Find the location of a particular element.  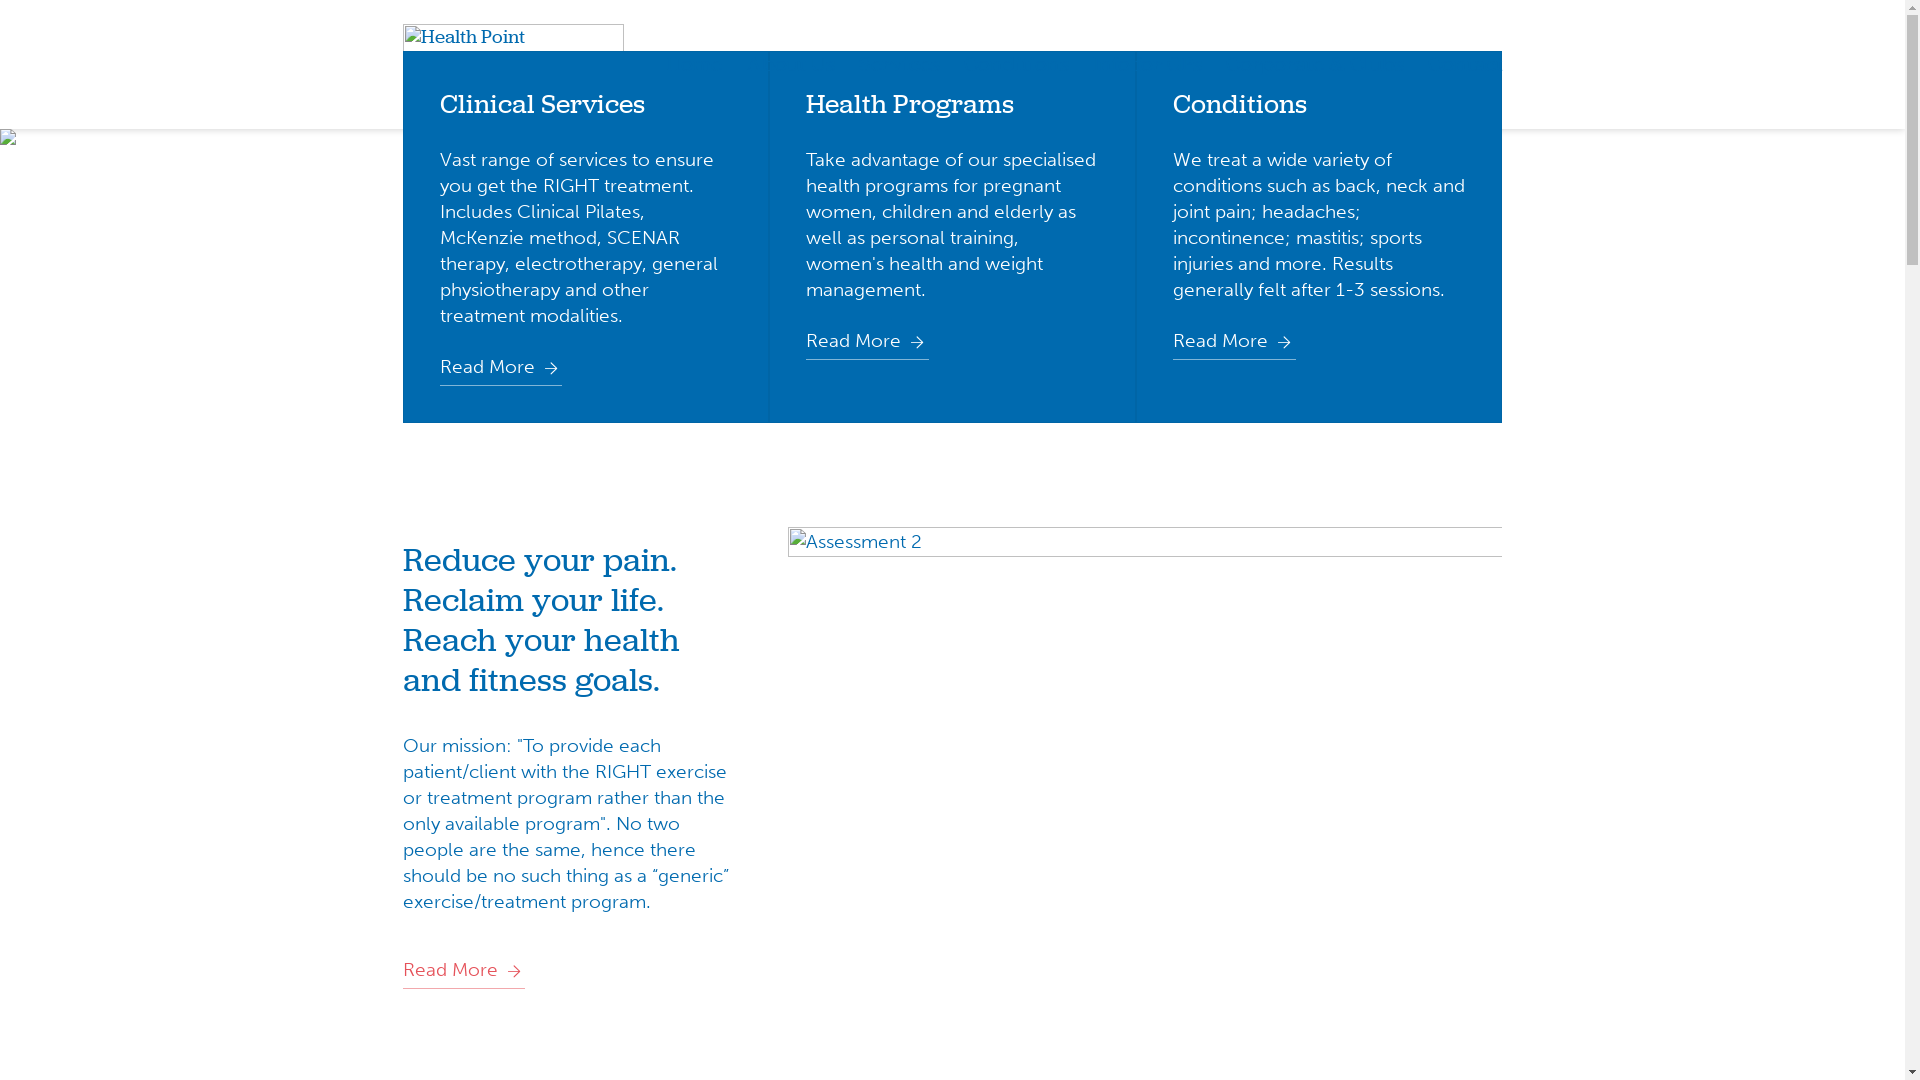

'Services' is located at coordinates (897, 63).